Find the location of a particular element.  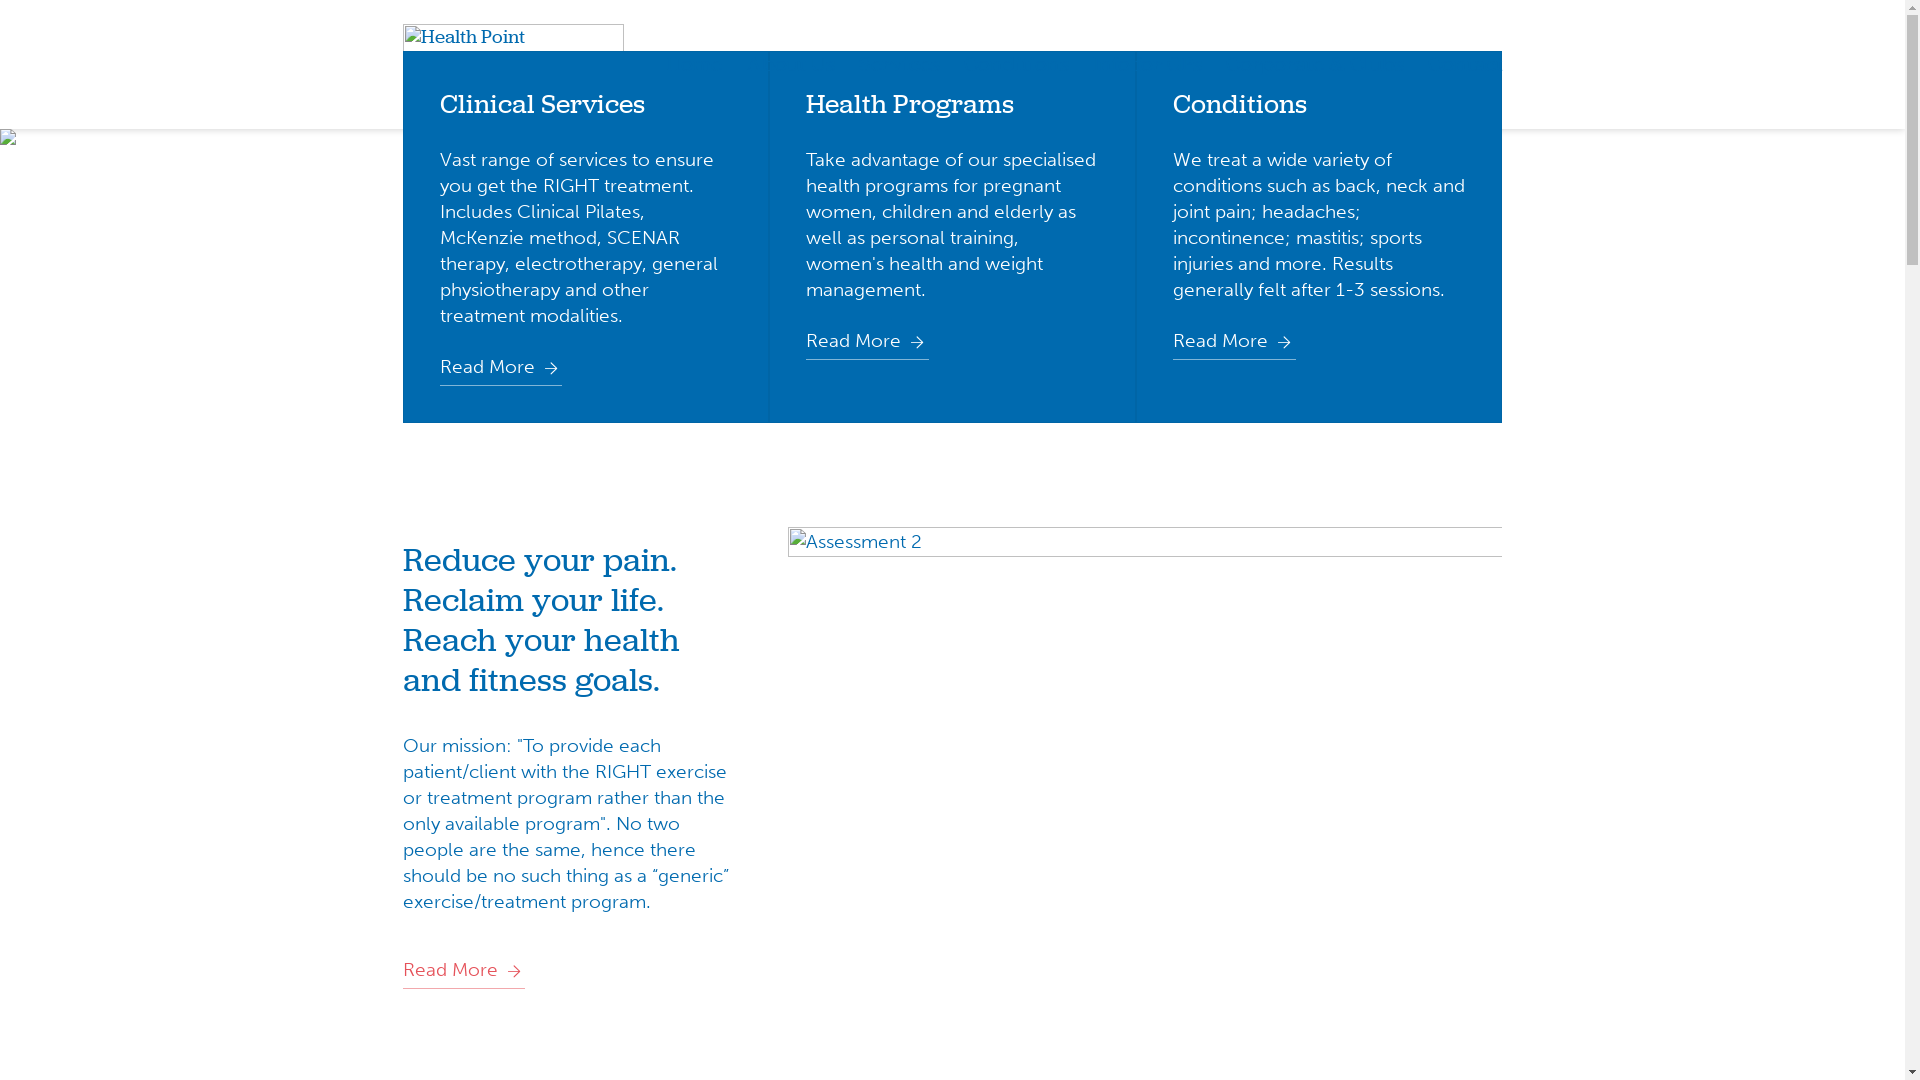

'Services' is located at coordinates (897, 63).